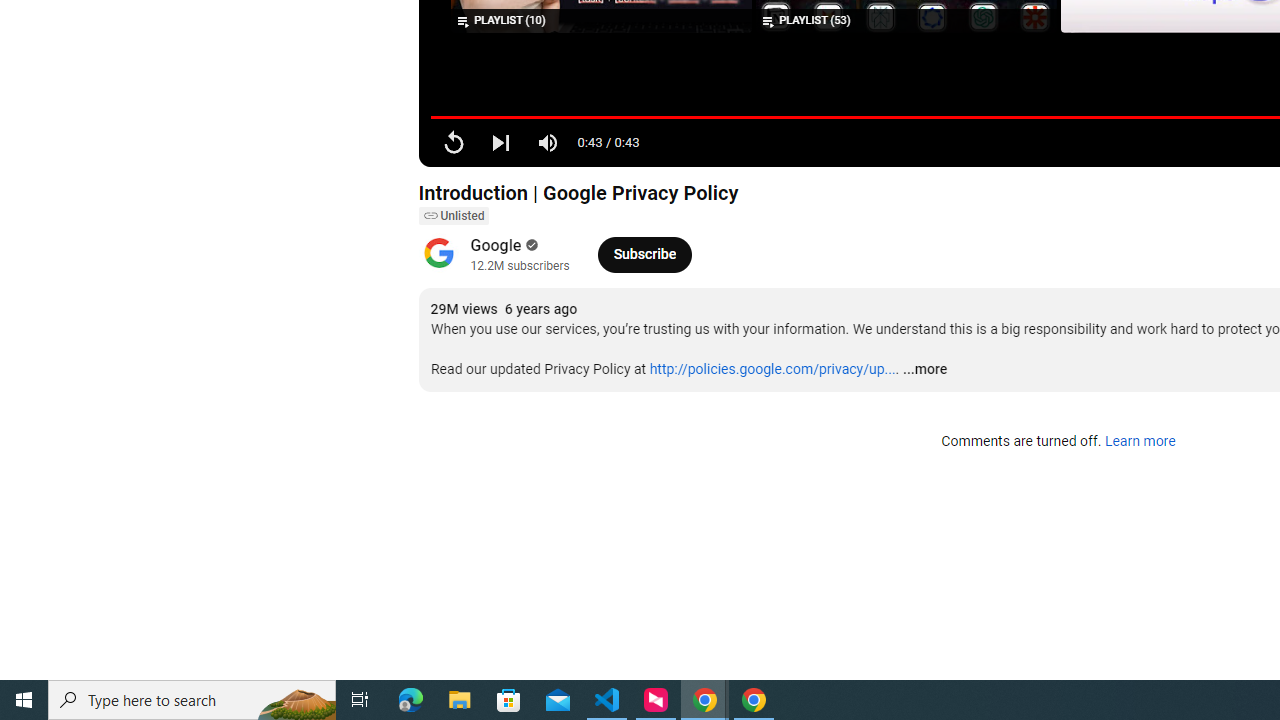 The width and height of the screenshot is (1280, 720). Describe the element at coordinates (496, 244) in the screenshot. I see `'Google'` at that location.